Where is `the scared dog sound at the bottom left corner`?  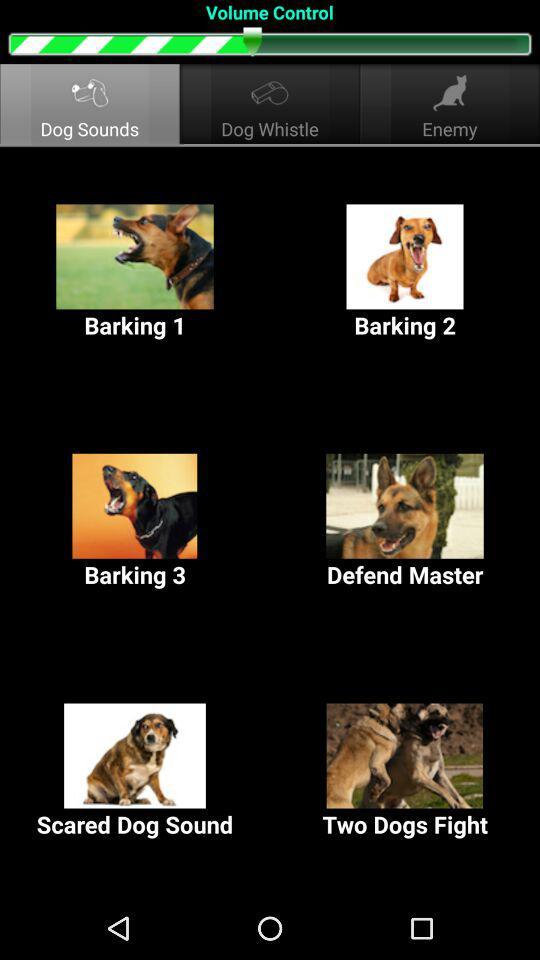
the scared dog sound at the bottom left corner is located at coordinates (135, 770).